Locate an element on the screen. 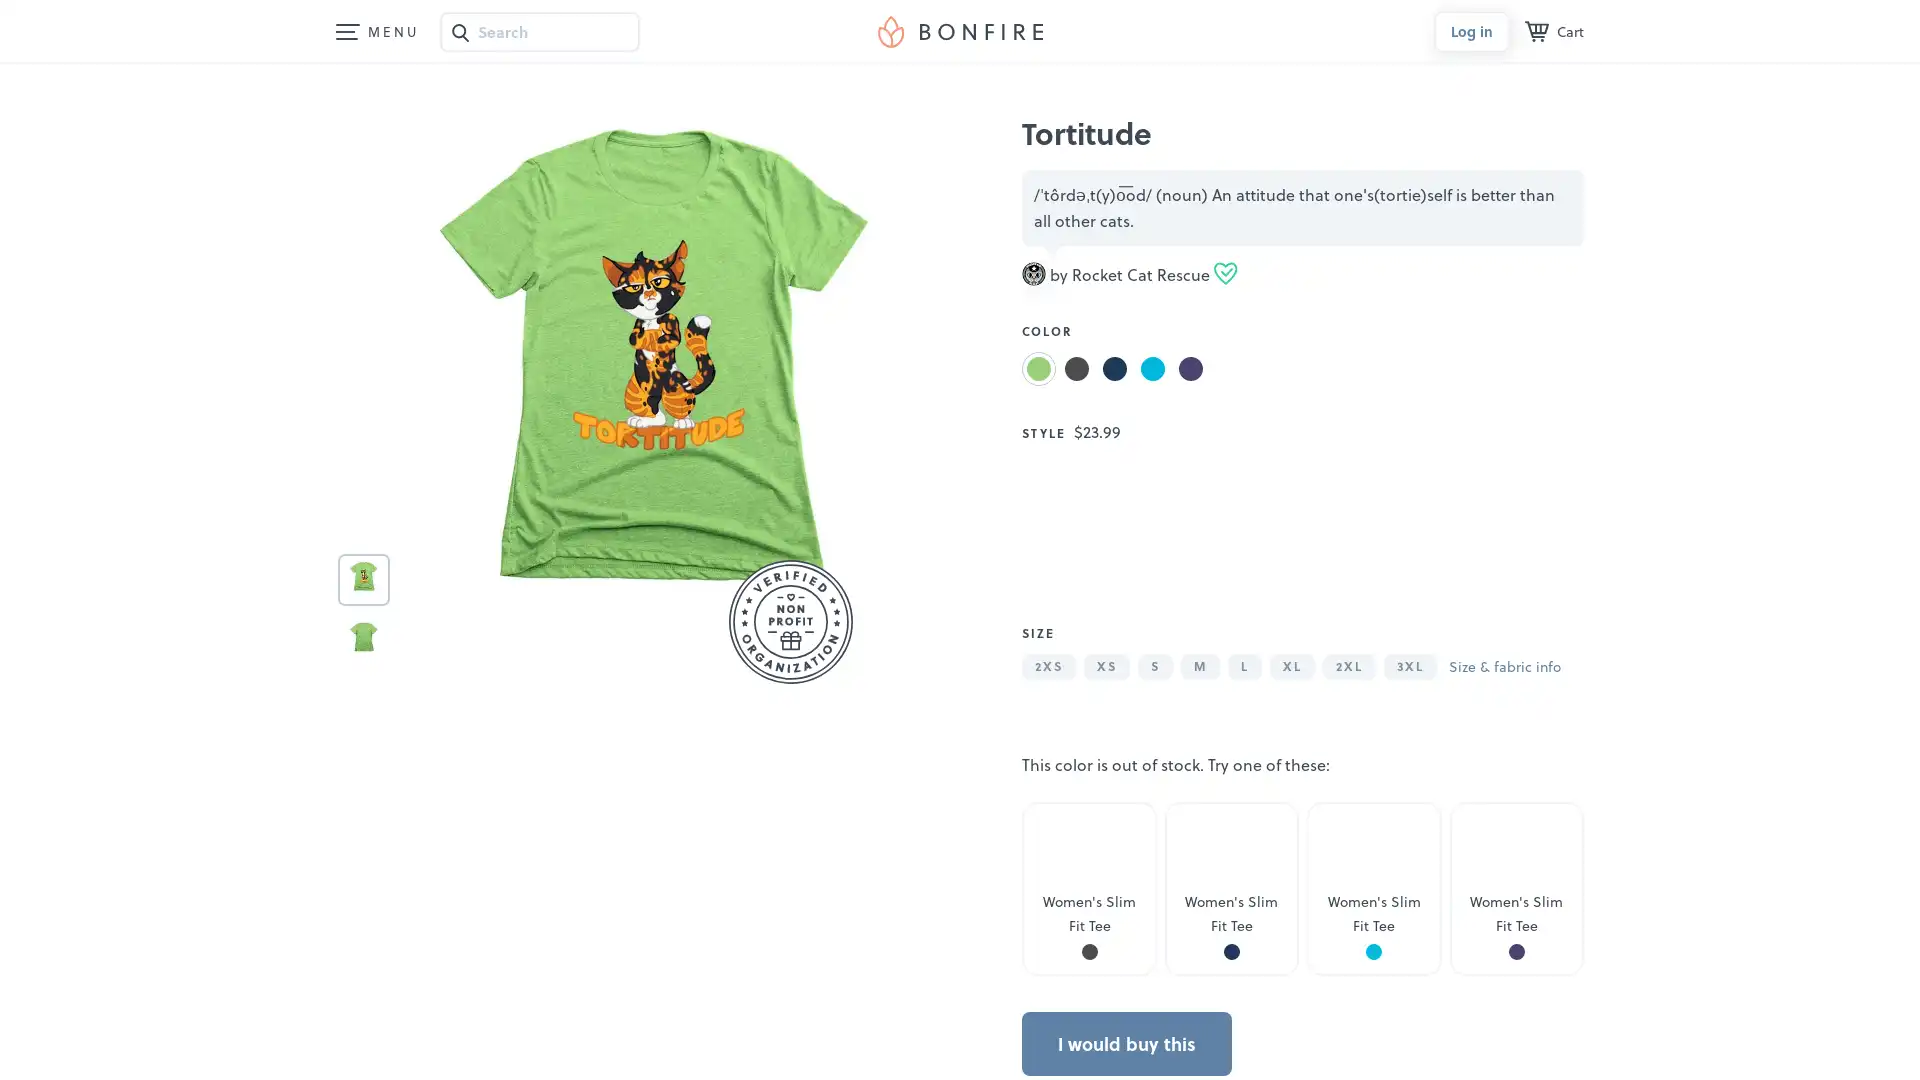 This screenshot has width=1920, height=1080. I would buy this is located at coordinates (1127, 1045).